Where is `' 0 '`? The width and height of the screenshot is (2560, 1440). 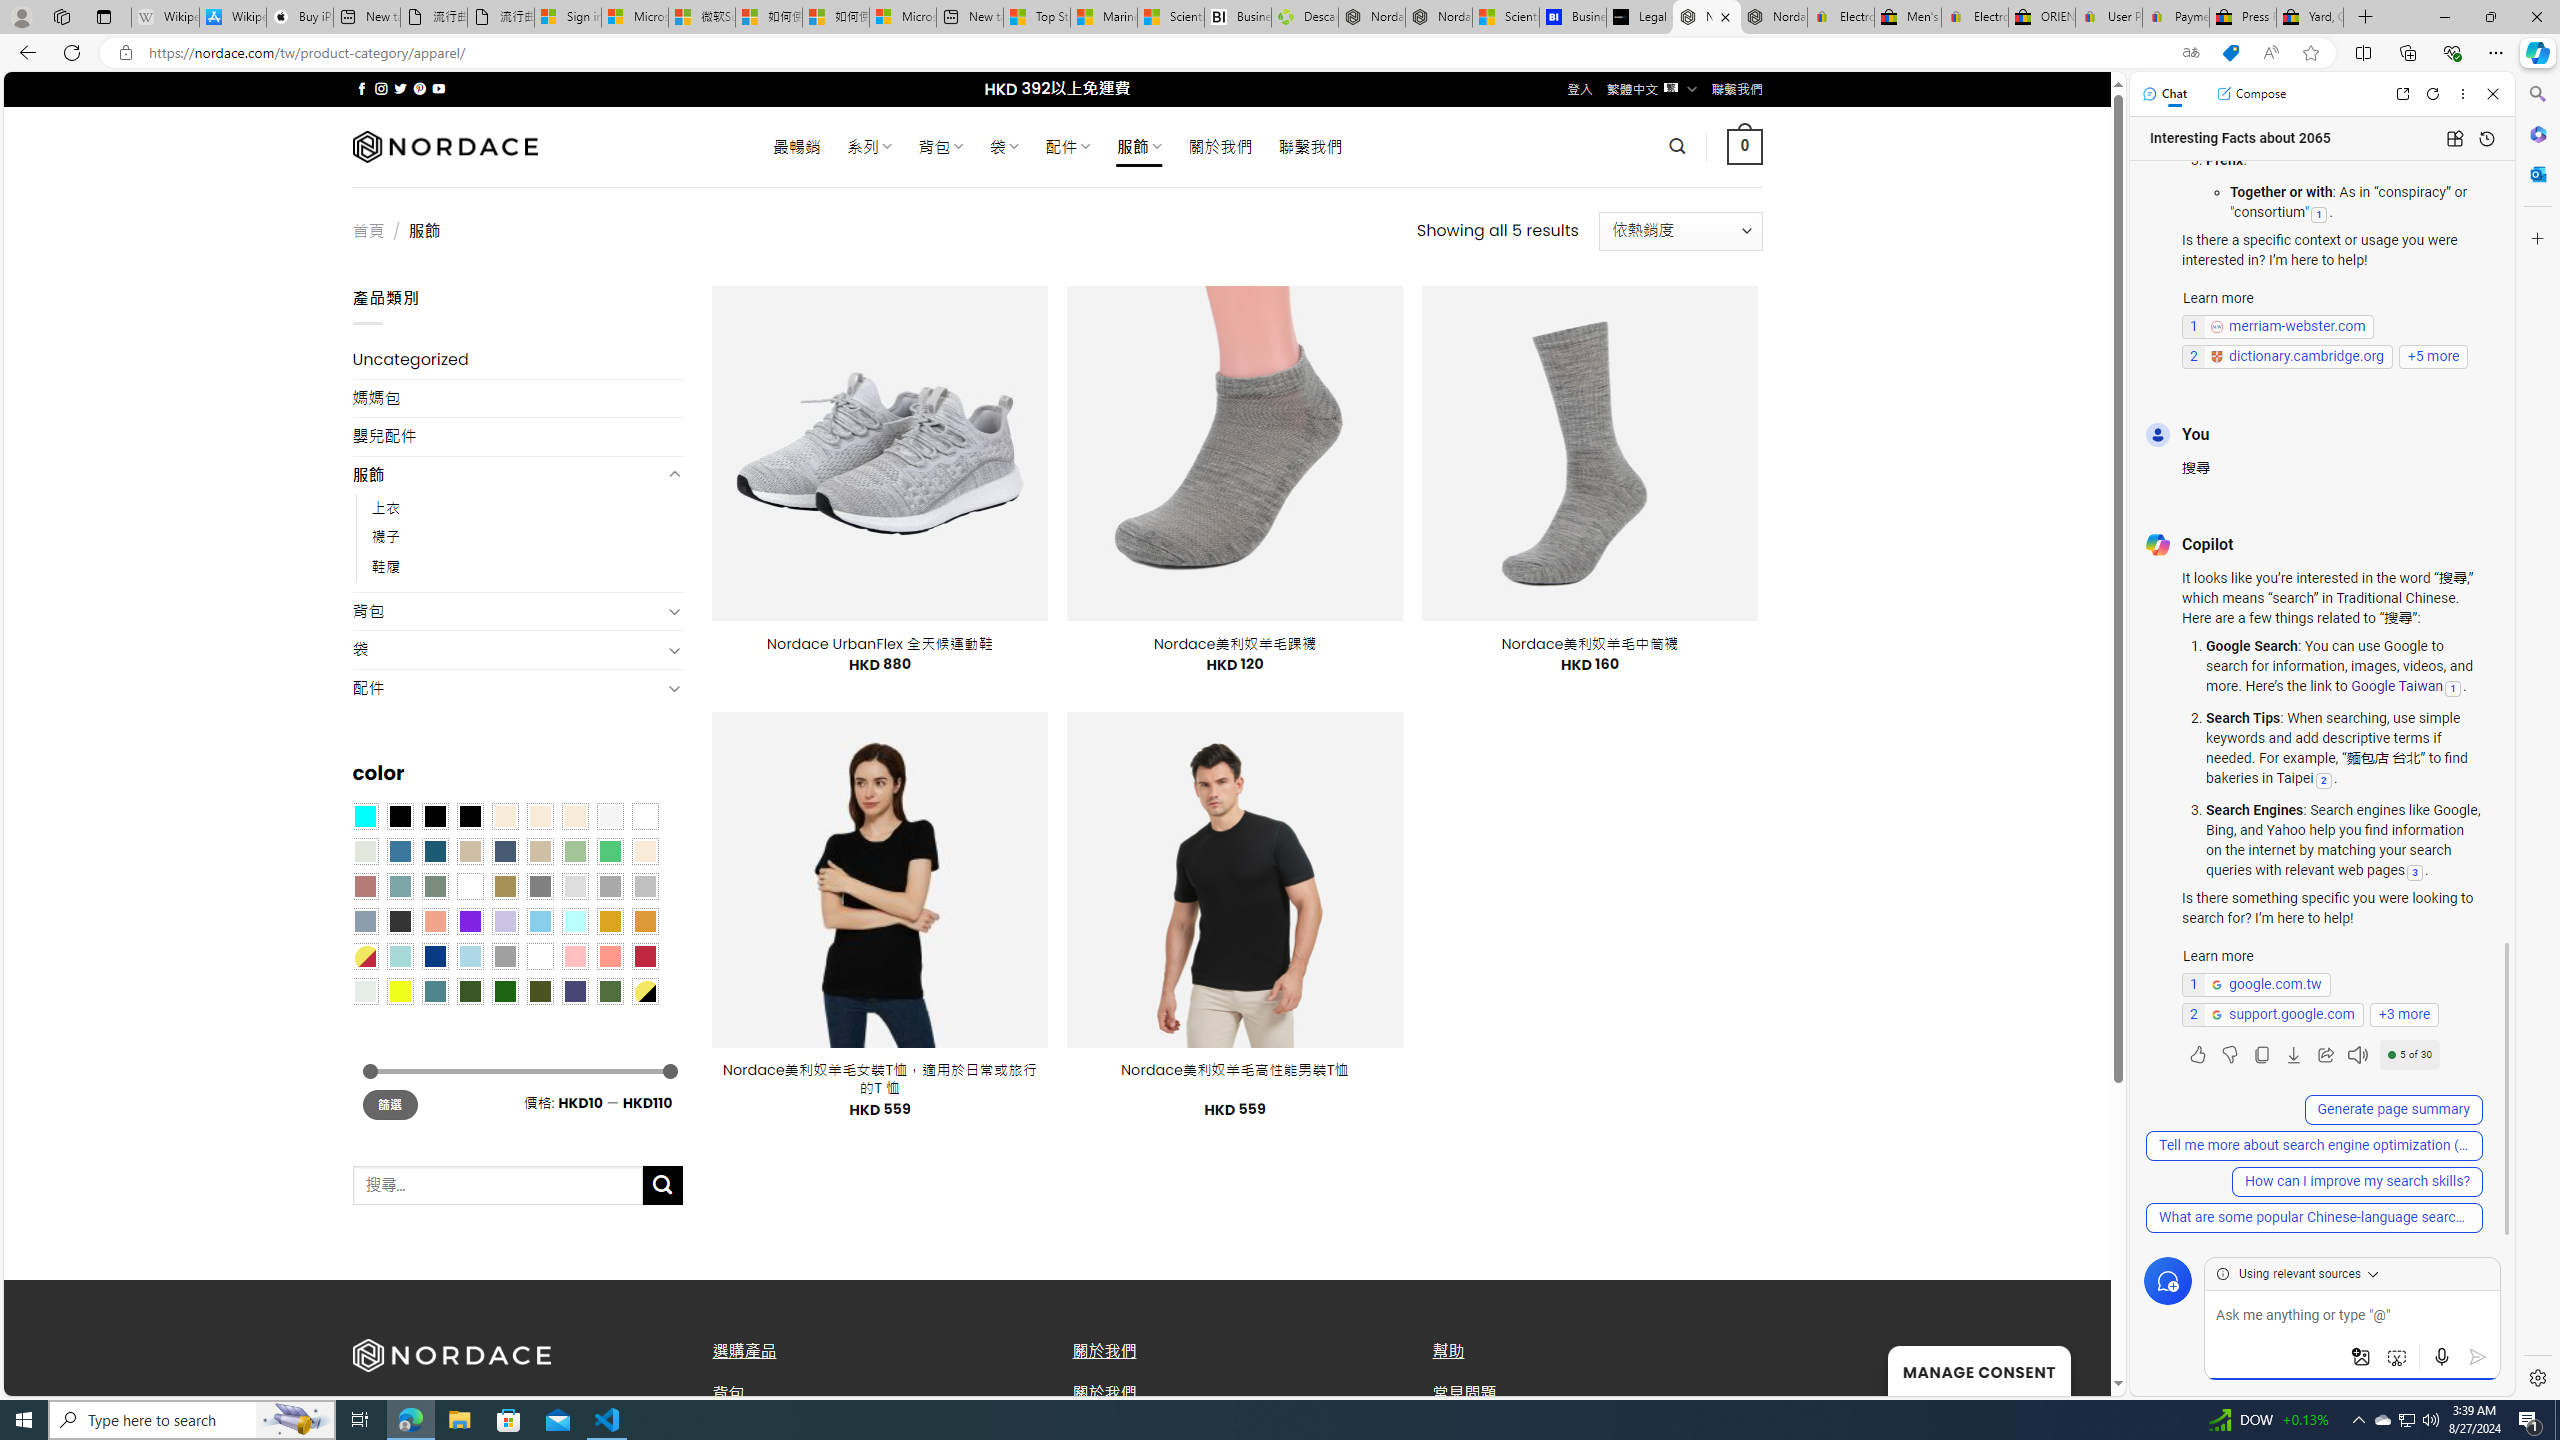 ' 0 ' is located at coordinates (1744, 145).